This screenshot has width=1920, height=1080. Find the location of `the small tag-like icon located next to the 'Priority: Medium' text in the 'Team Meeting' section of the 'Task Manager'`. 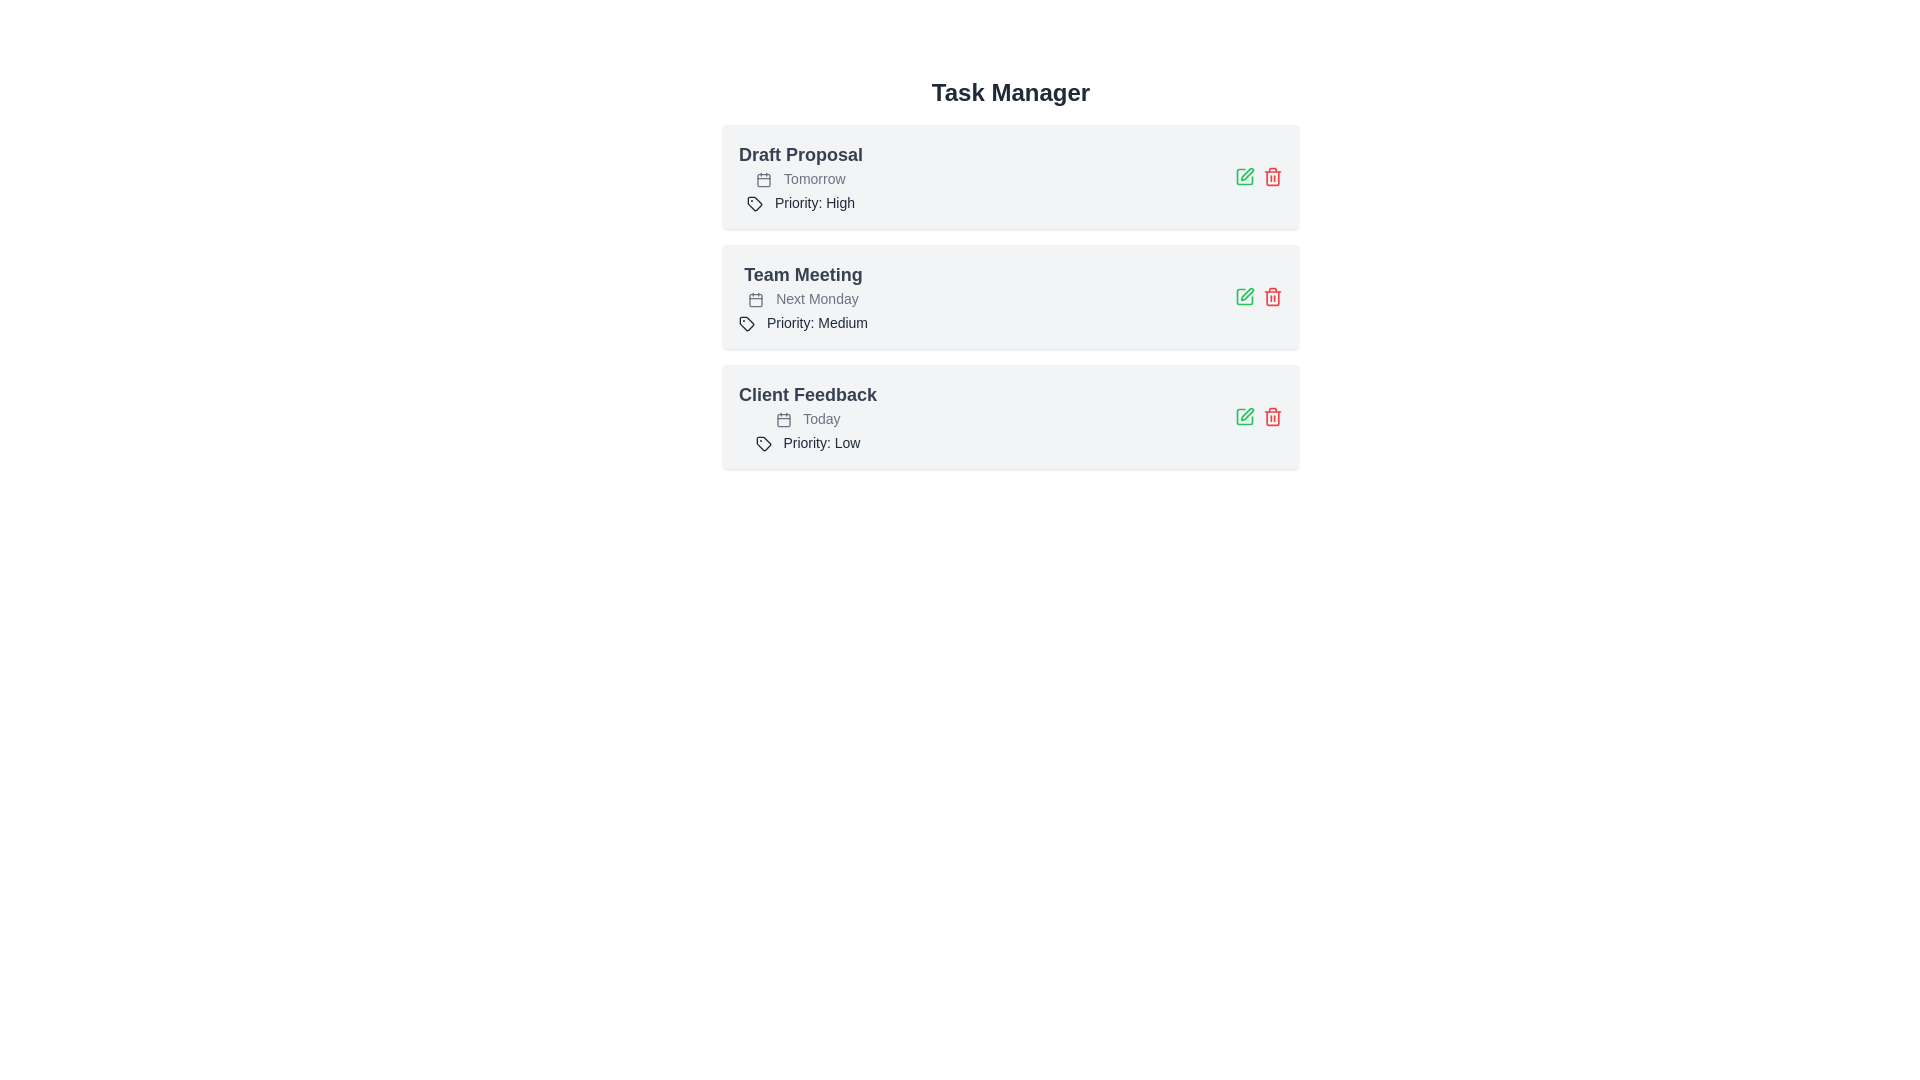

the small tag-like icon located next to the 'Priority: Medium' text in the 'Team Meeting' section of the 'Task Manager' is located at coordinates (746, 323).